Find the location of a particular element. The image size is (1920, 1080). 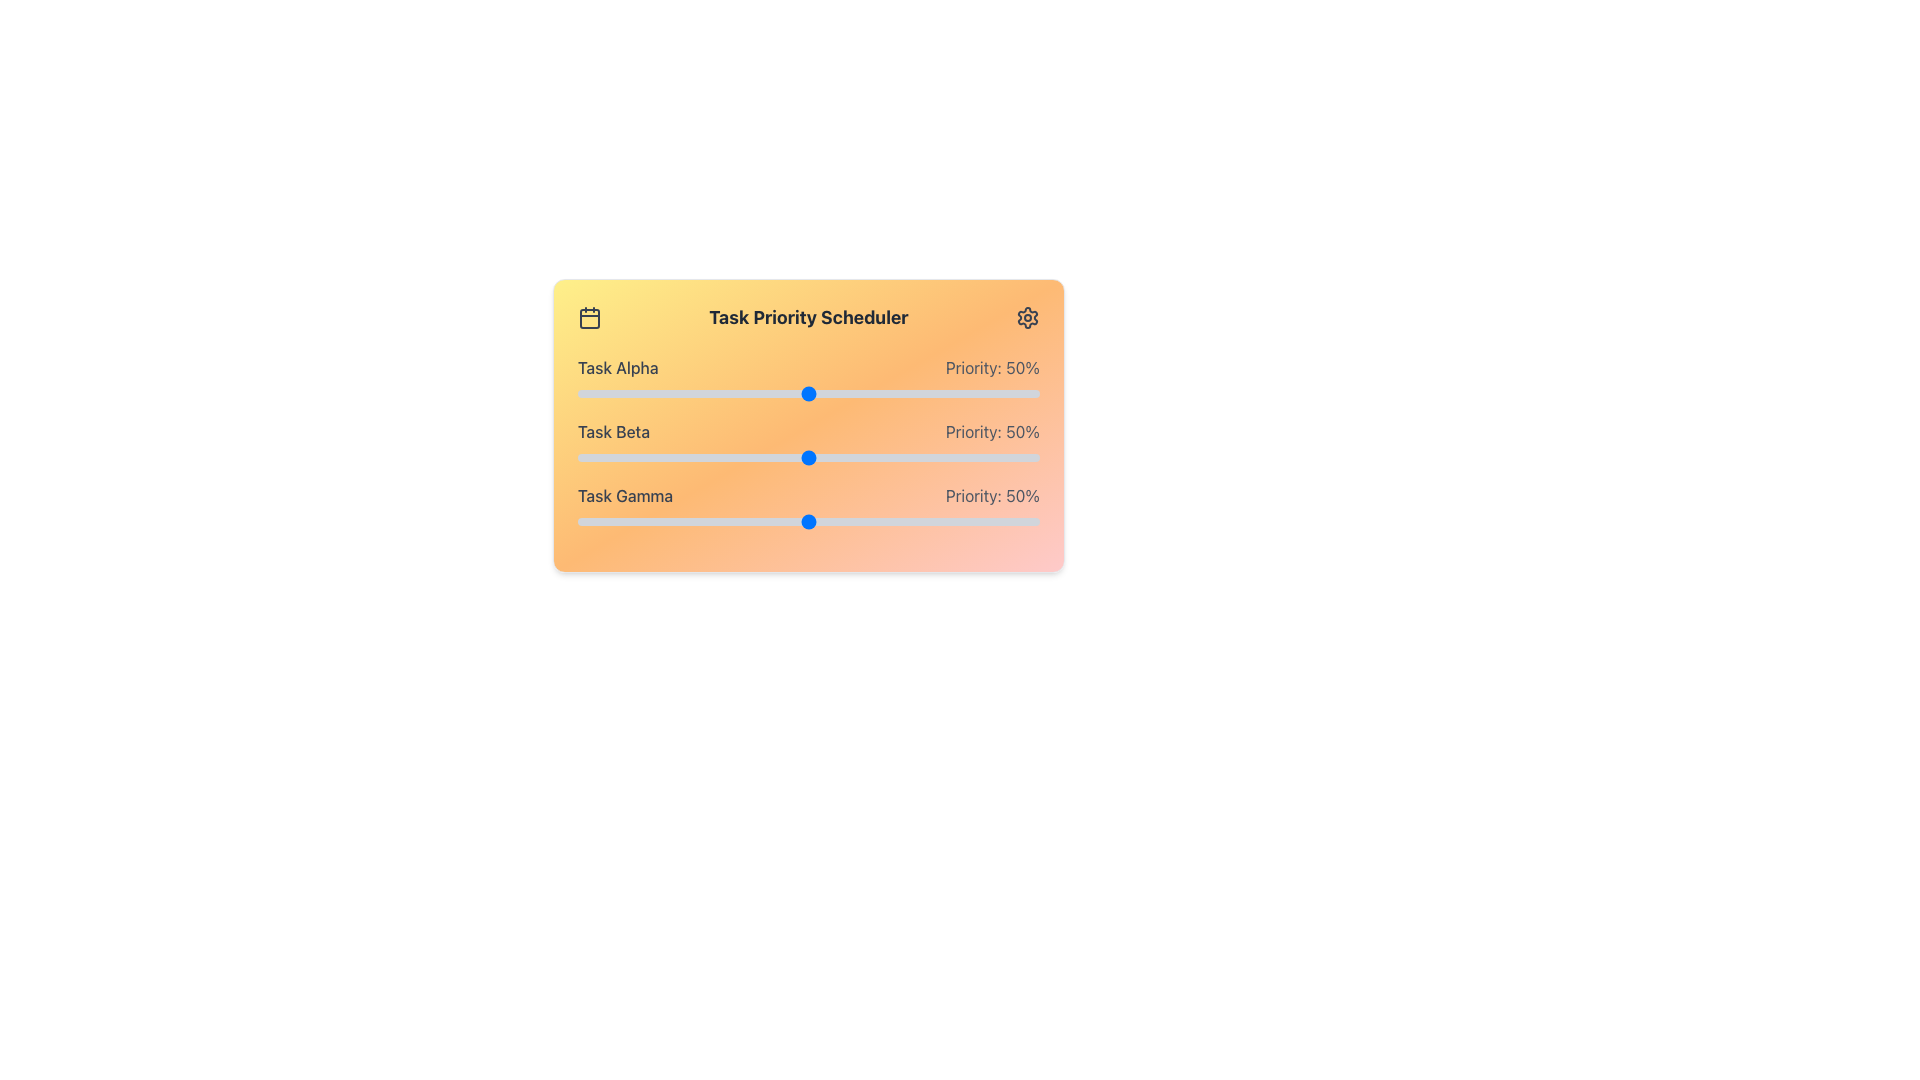

the settings icon located is located at coordinates (1027, 316).